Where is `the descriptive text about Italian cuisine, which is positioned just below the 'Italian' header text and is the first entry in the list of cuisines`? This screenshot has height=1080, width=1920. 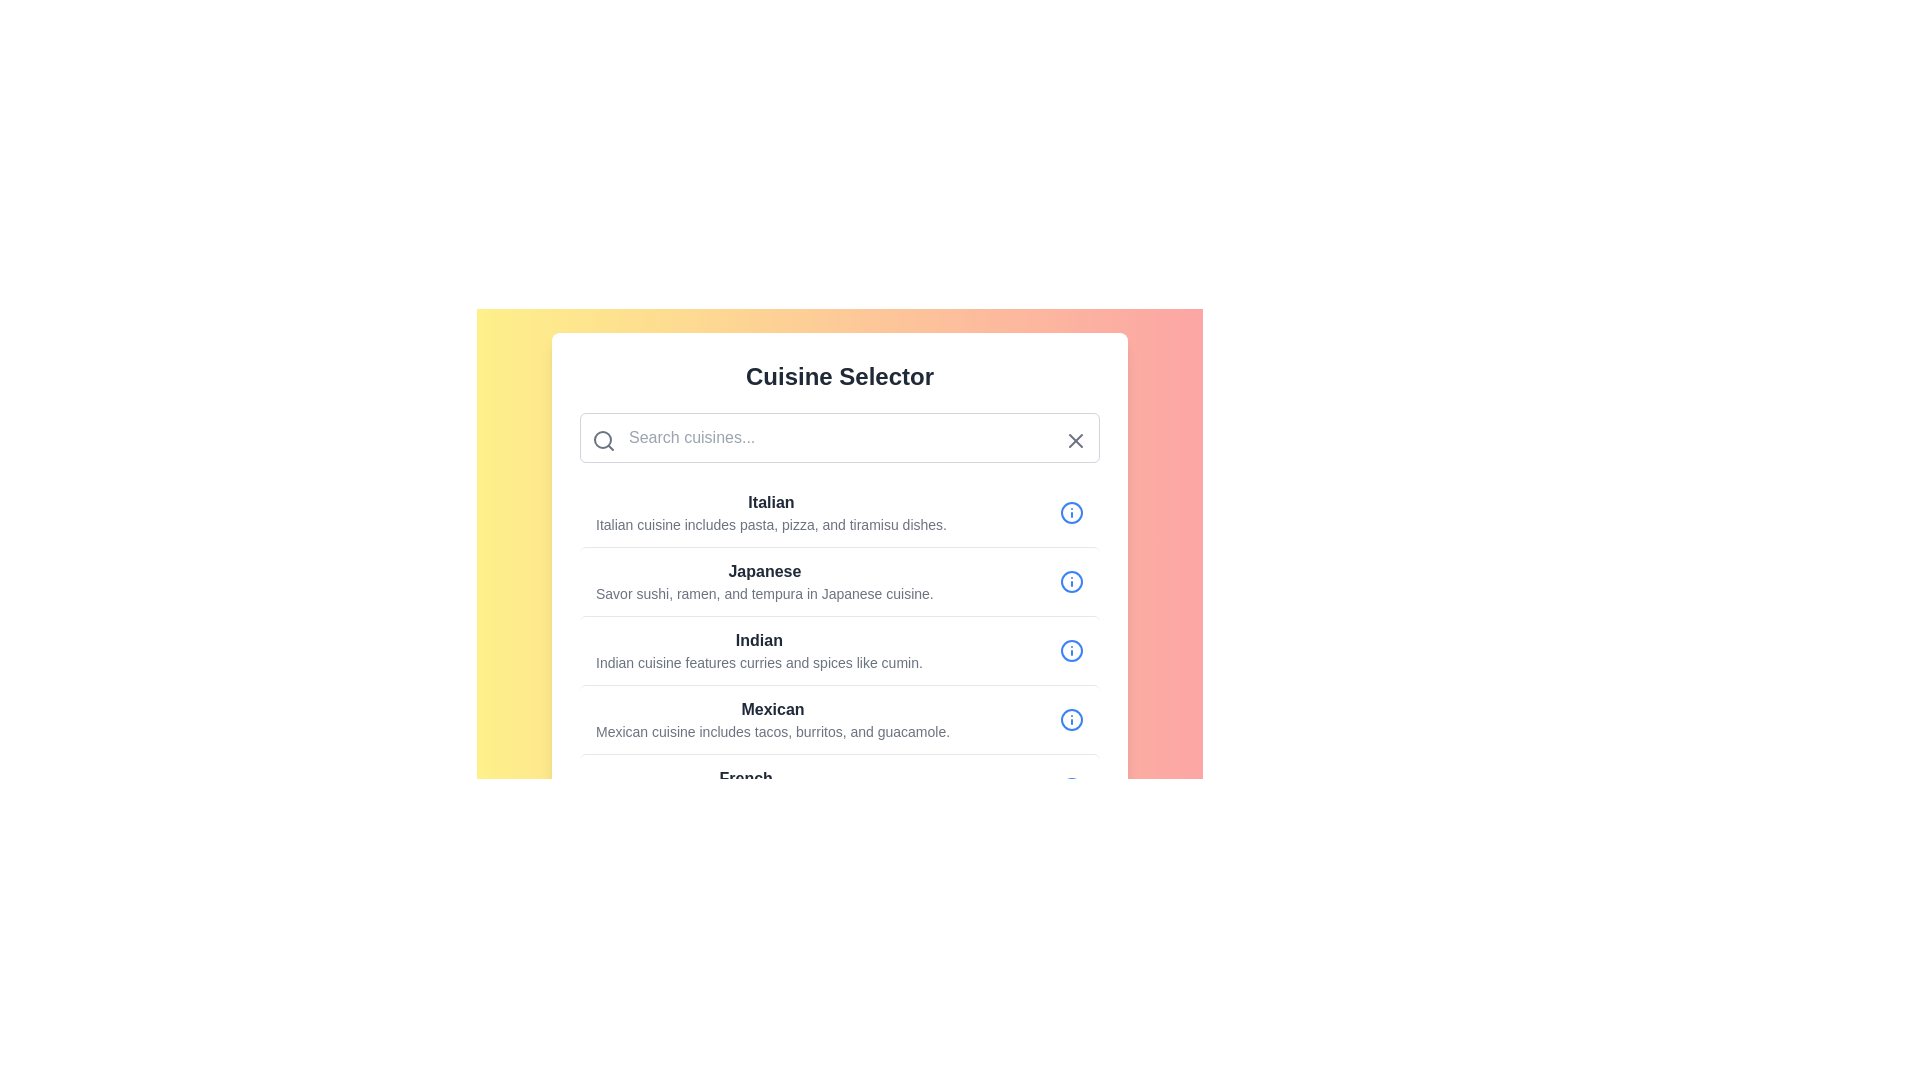
the descriptive text about Italian cuisine, which is positioned just below the 'Italian' header text and is the first entry in the list of cuisines is located at coordinates (770, 523).